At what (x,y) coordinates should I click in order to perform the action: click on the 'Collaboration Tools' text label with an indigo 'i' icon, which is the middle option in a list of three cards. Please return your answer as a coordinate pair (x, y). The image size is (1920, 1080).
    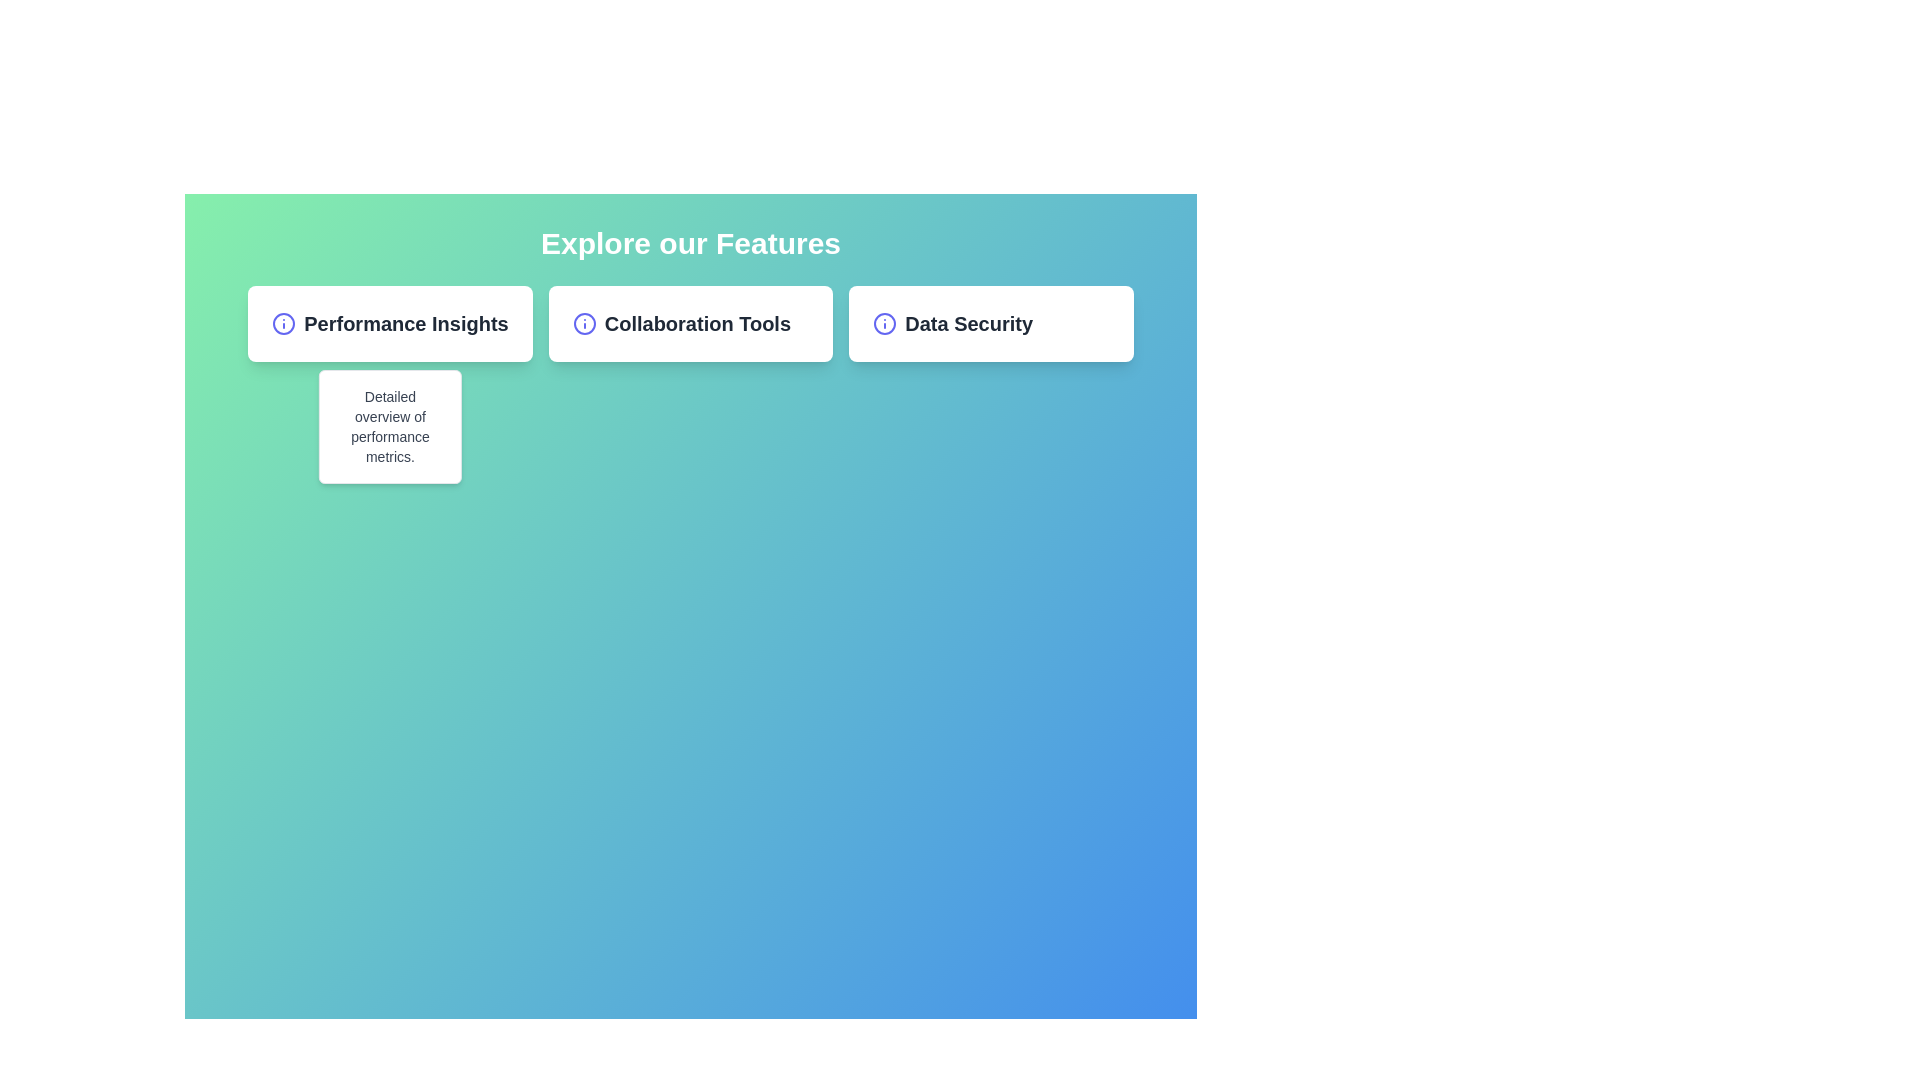
    Looking at the image, I should click on (691, 323).